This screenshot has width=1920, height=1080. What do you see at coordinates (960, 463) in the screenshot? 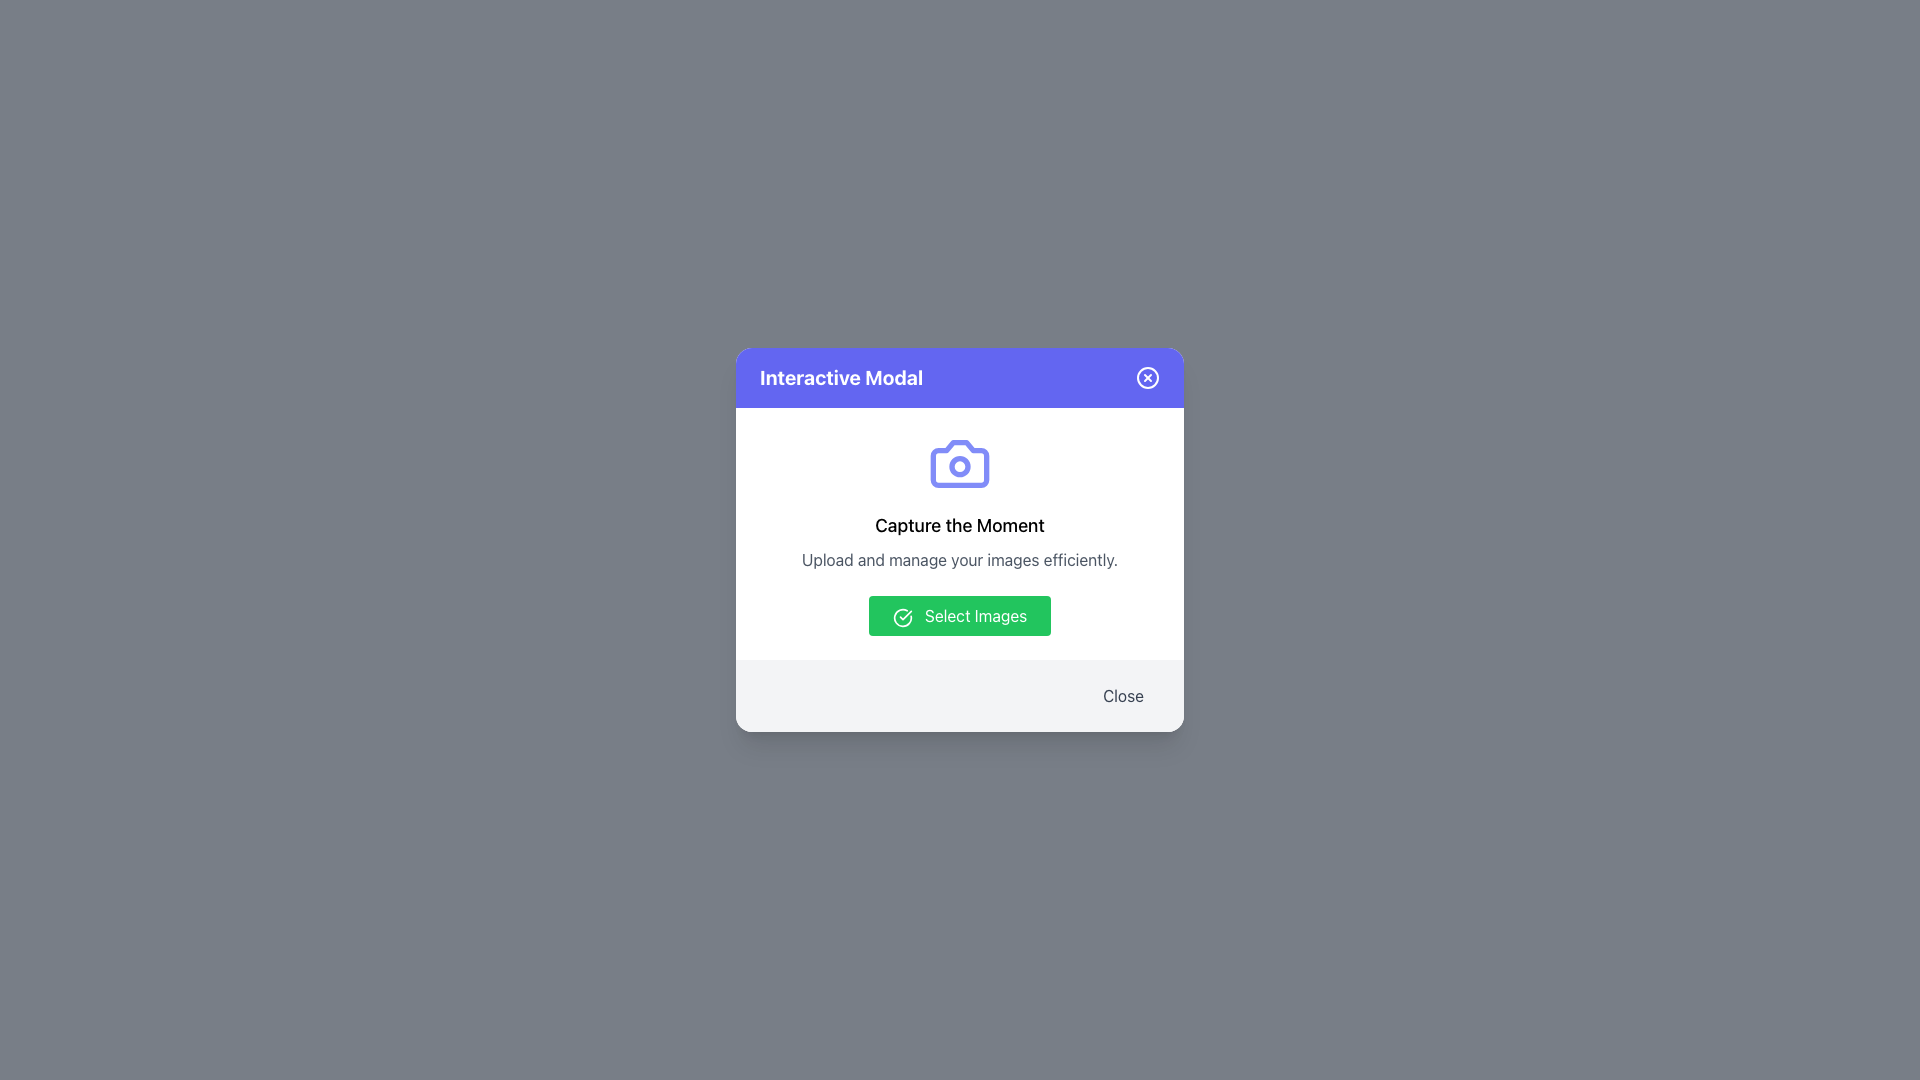
I see `the decorative icon located in the center of the modal dialog box above the text 'Capture the Moment'` at bounding box center [960, 463].